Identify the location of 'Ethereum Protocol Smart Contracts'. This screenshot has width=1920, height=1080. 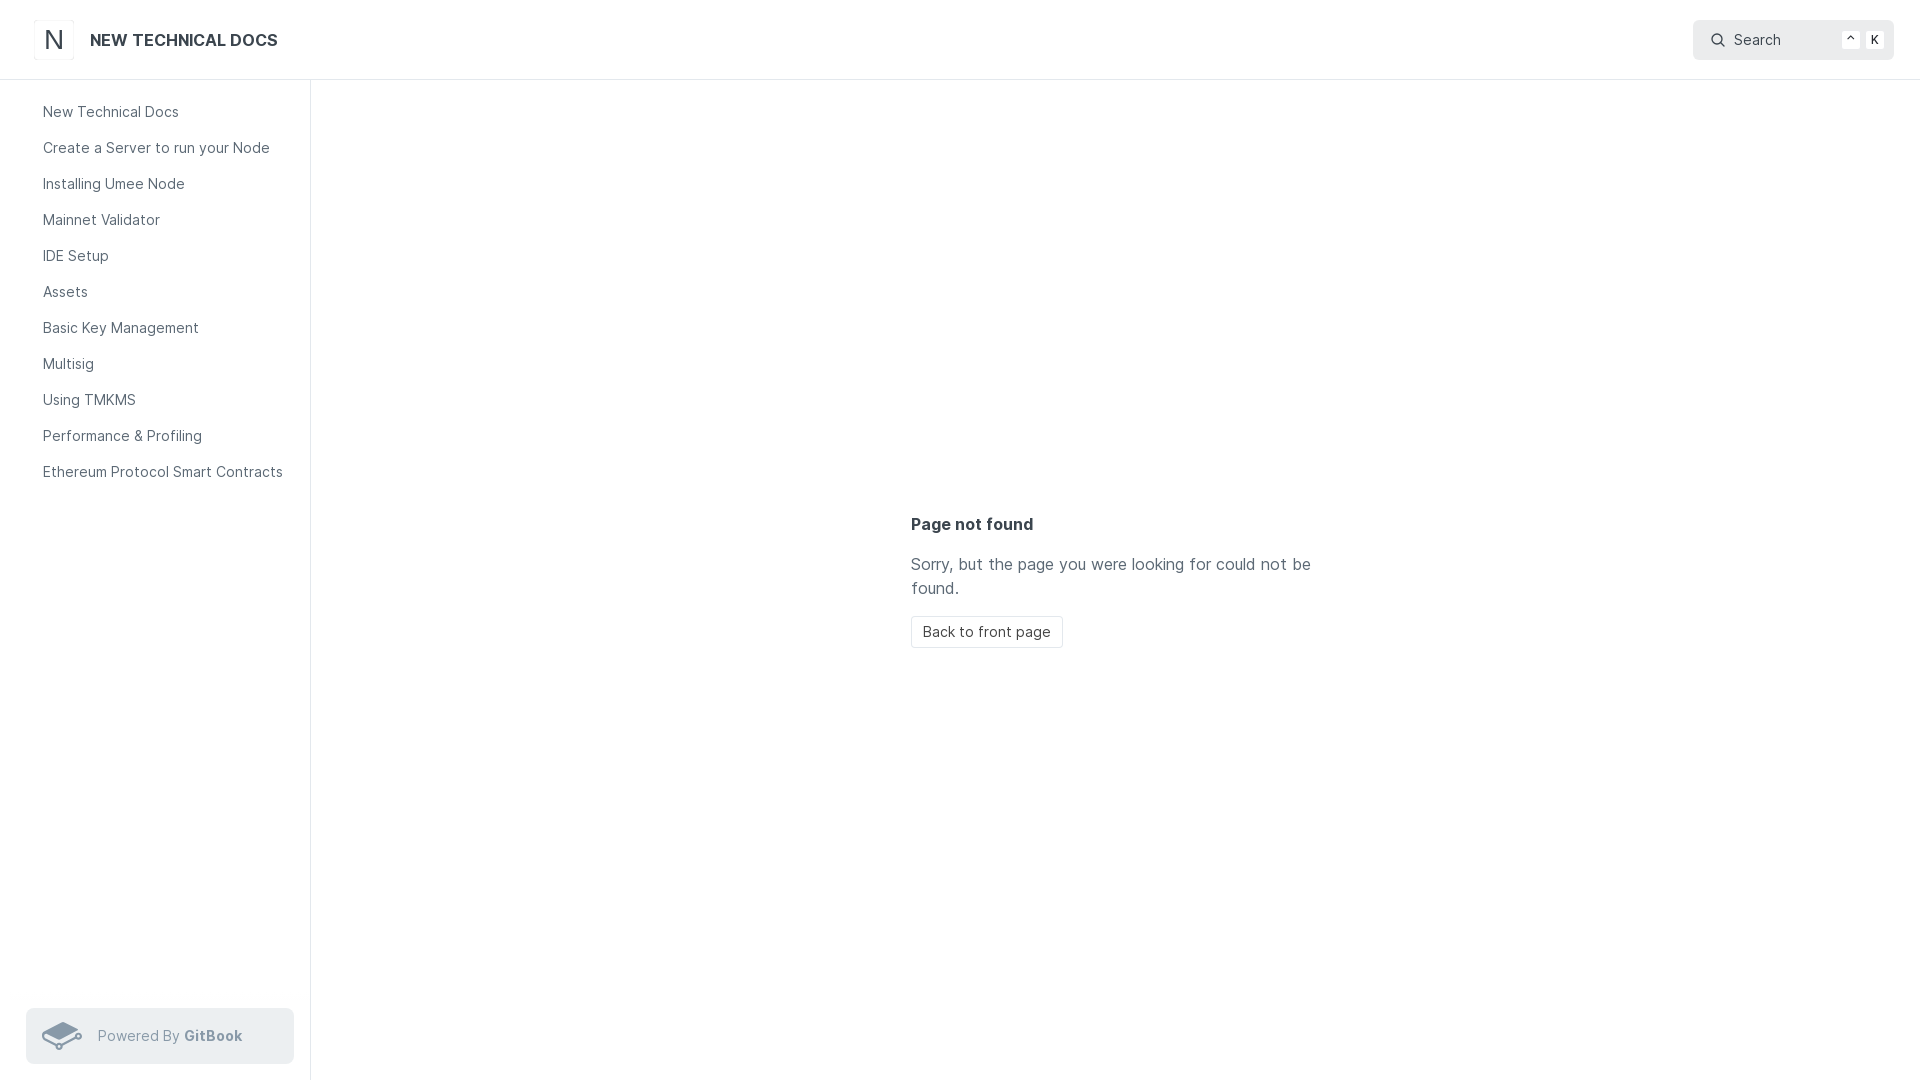
(168, 471).